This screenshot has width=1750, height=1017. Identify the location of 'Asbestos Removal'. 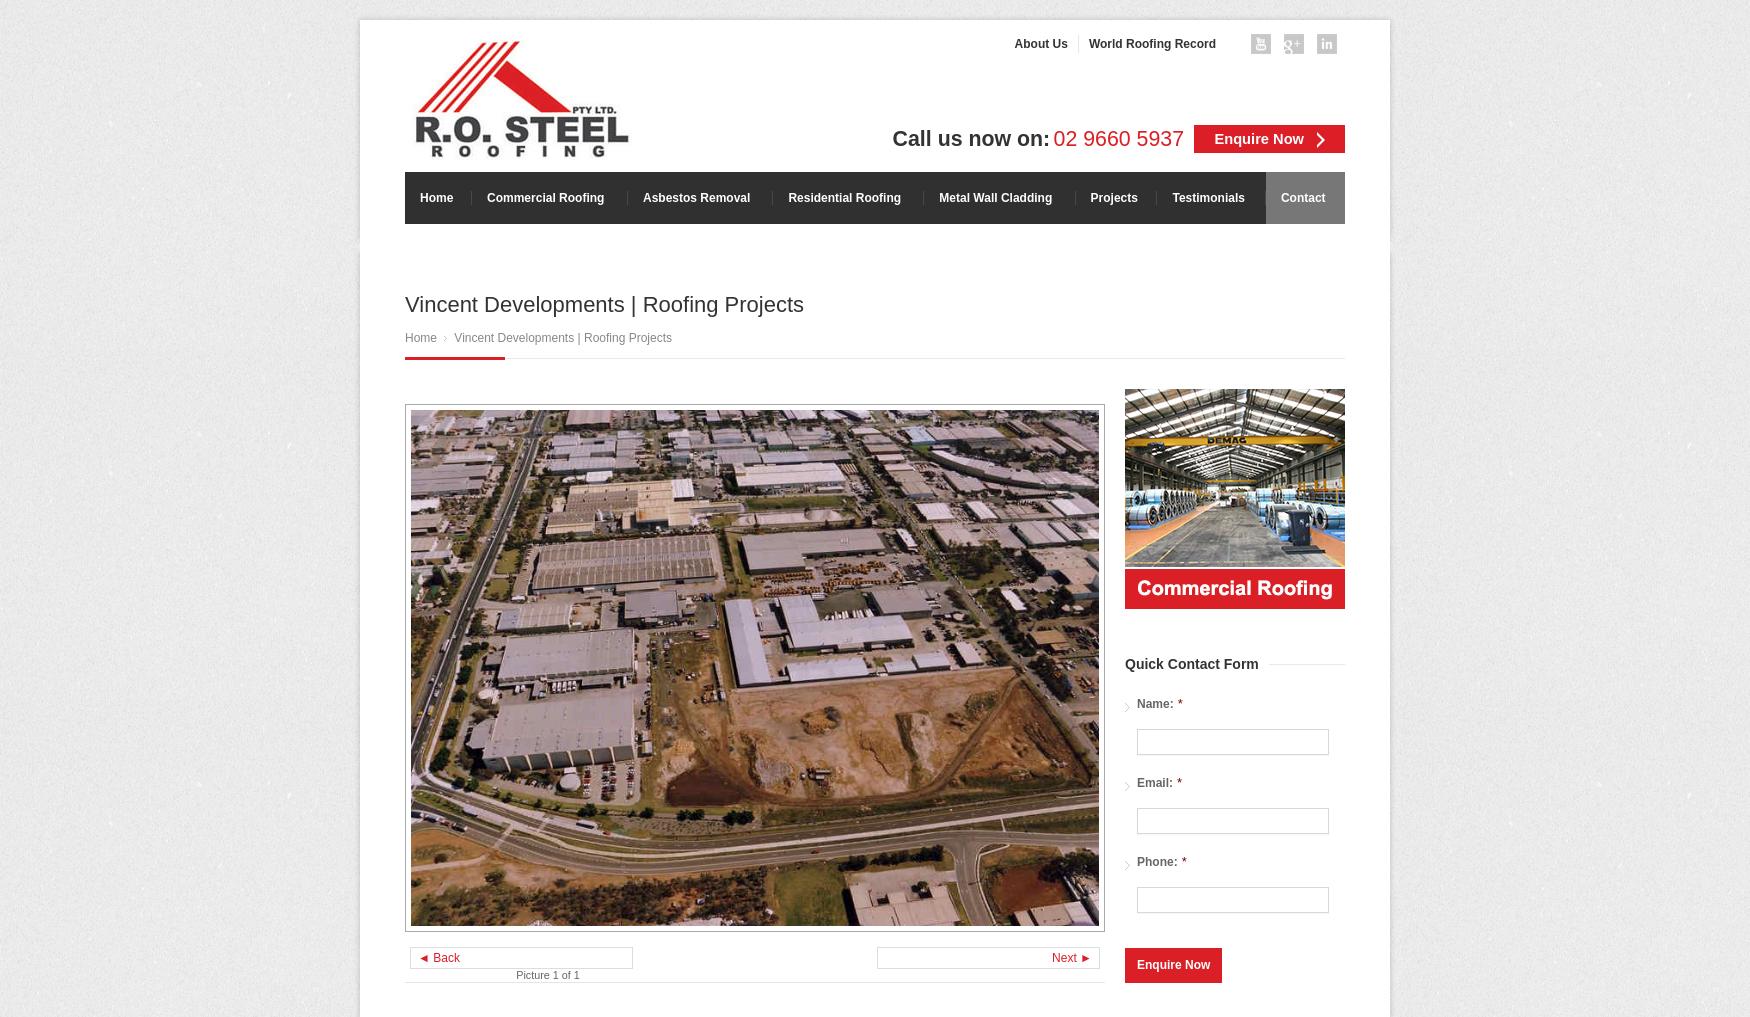
(695, 198).